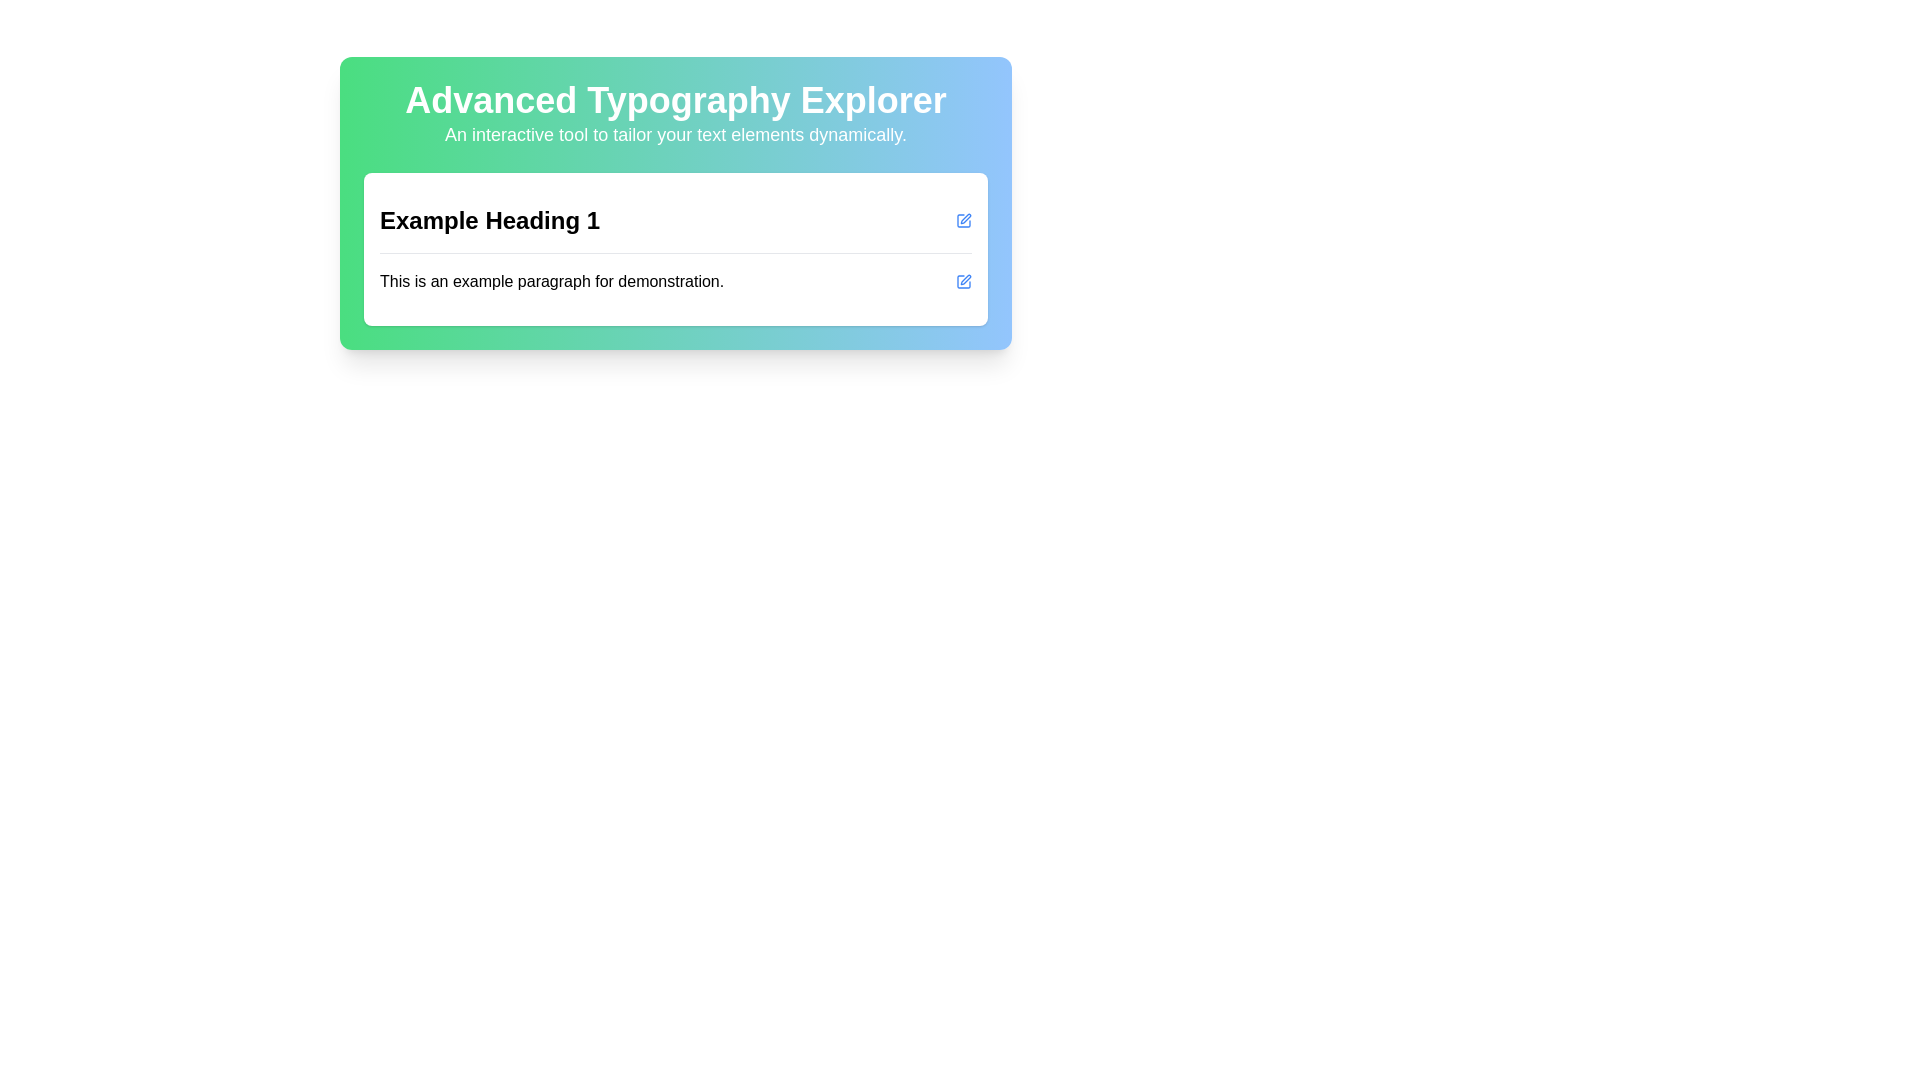 Image resolution: width=1920 pixels, height=1080 pixels. I want to click on the heading element with the text 'Example Heading 1', which is prominently displayed at the top of the content area in a bold font, so click(489, 220).